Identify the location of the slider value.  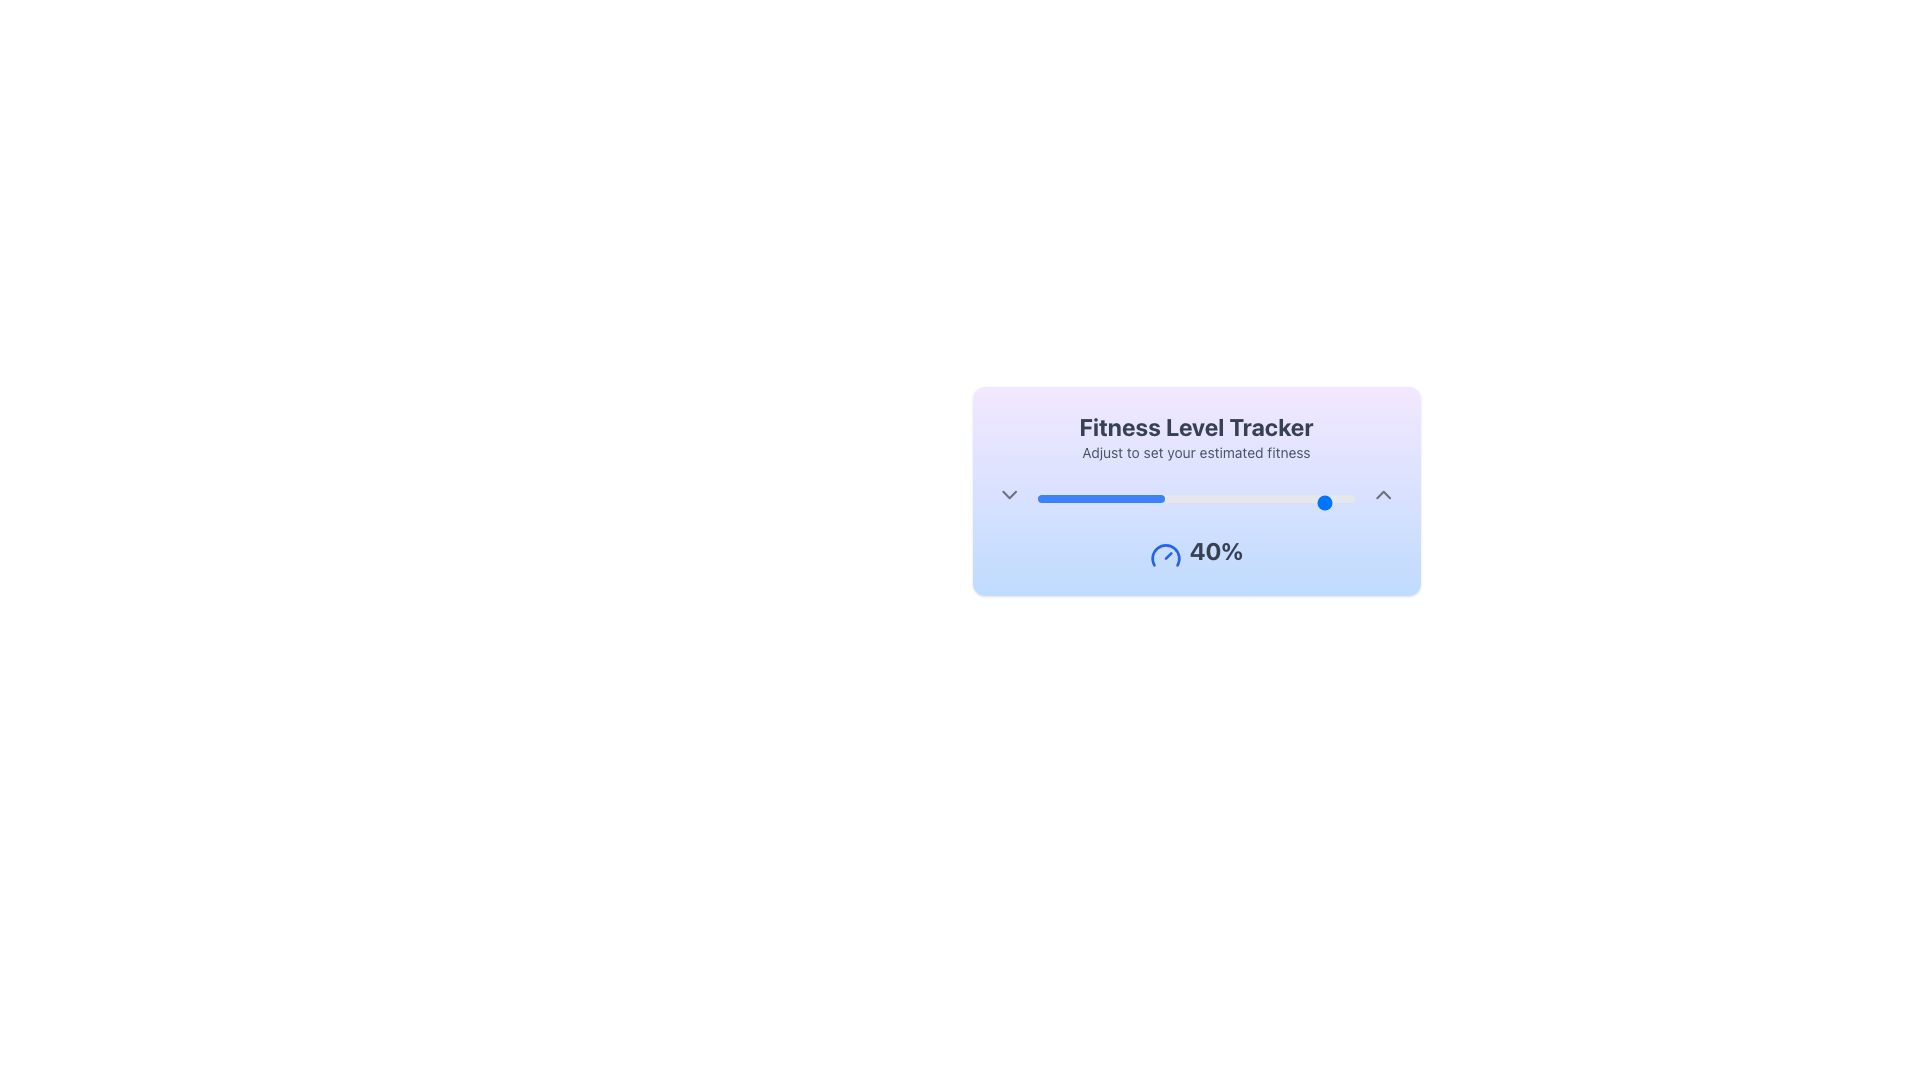
(1252, 494).